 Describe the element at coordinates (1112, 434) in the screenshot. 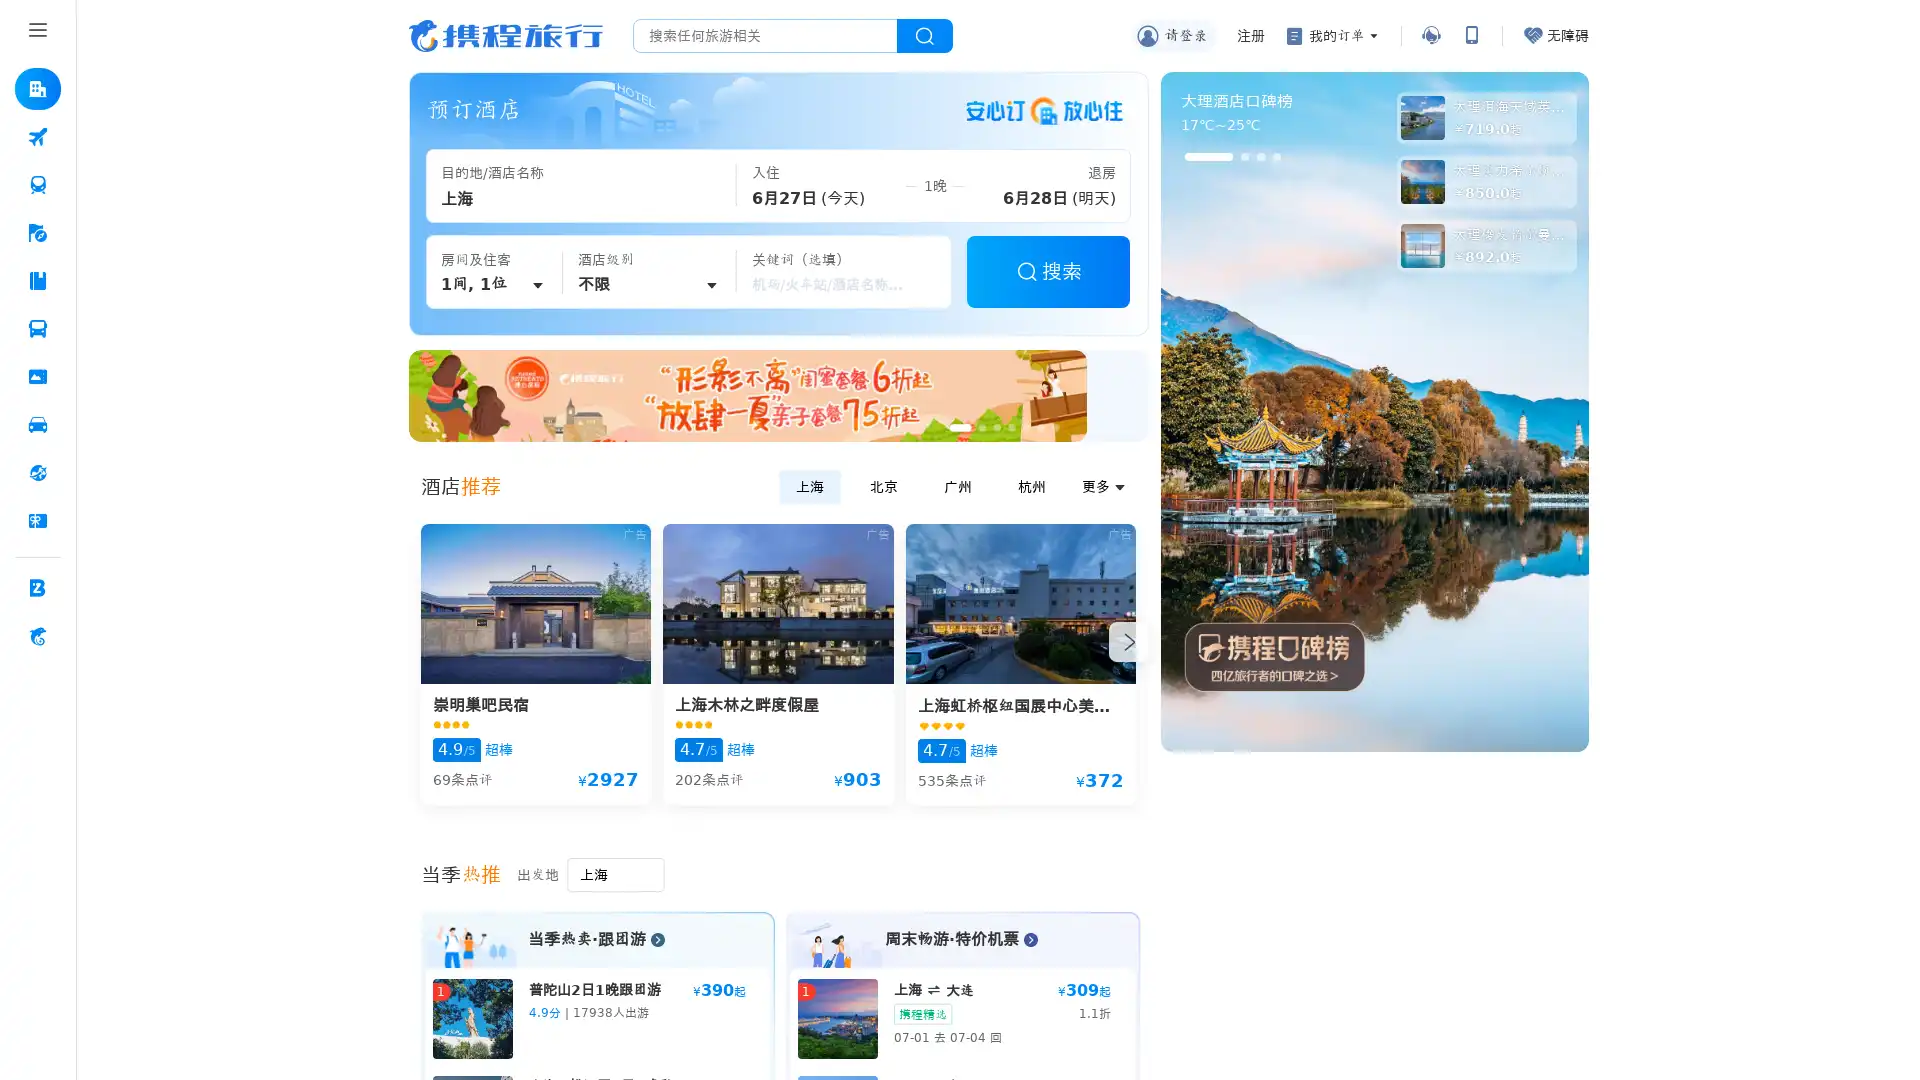

I see `Go to slide 7` at that location.